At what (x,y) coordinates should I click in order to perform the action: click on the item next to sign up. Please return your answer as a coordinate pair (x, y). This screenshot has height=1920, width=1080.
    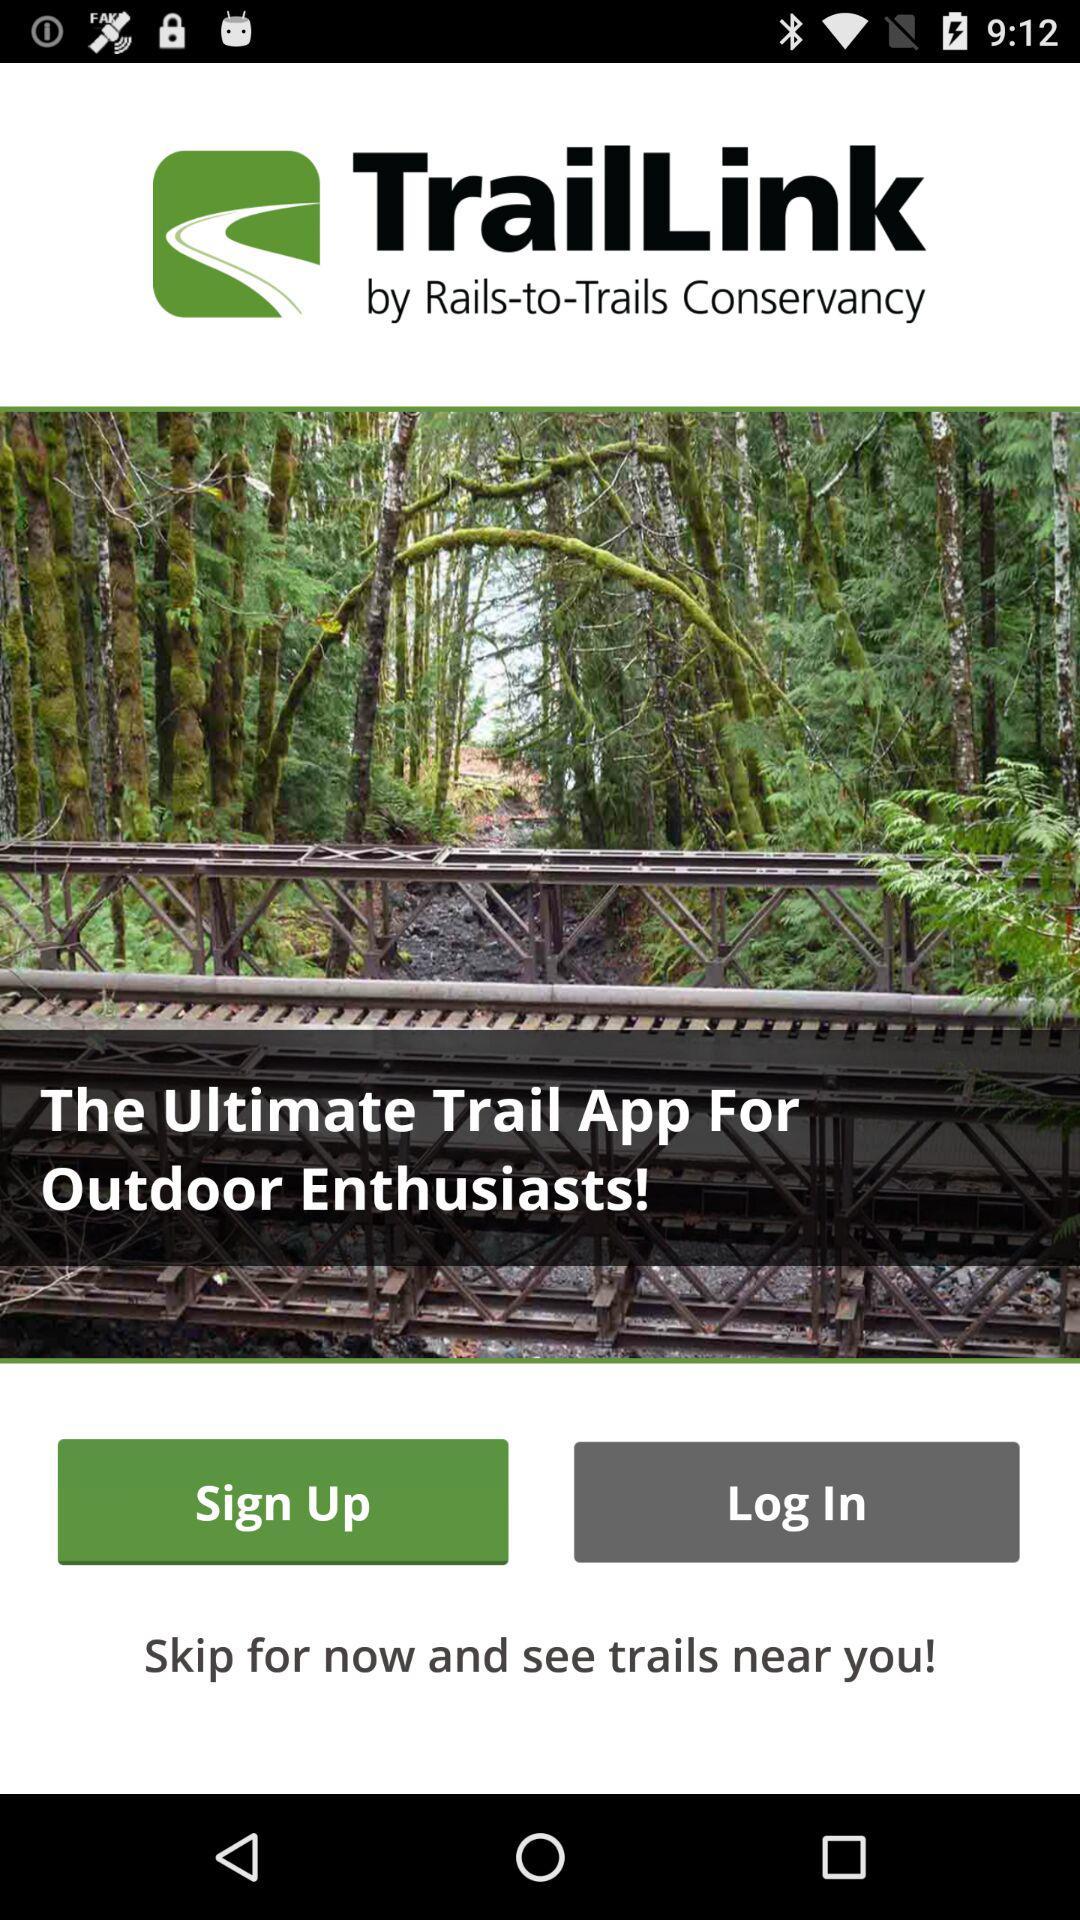
    Looking at the image, I should click on (795, 1502).